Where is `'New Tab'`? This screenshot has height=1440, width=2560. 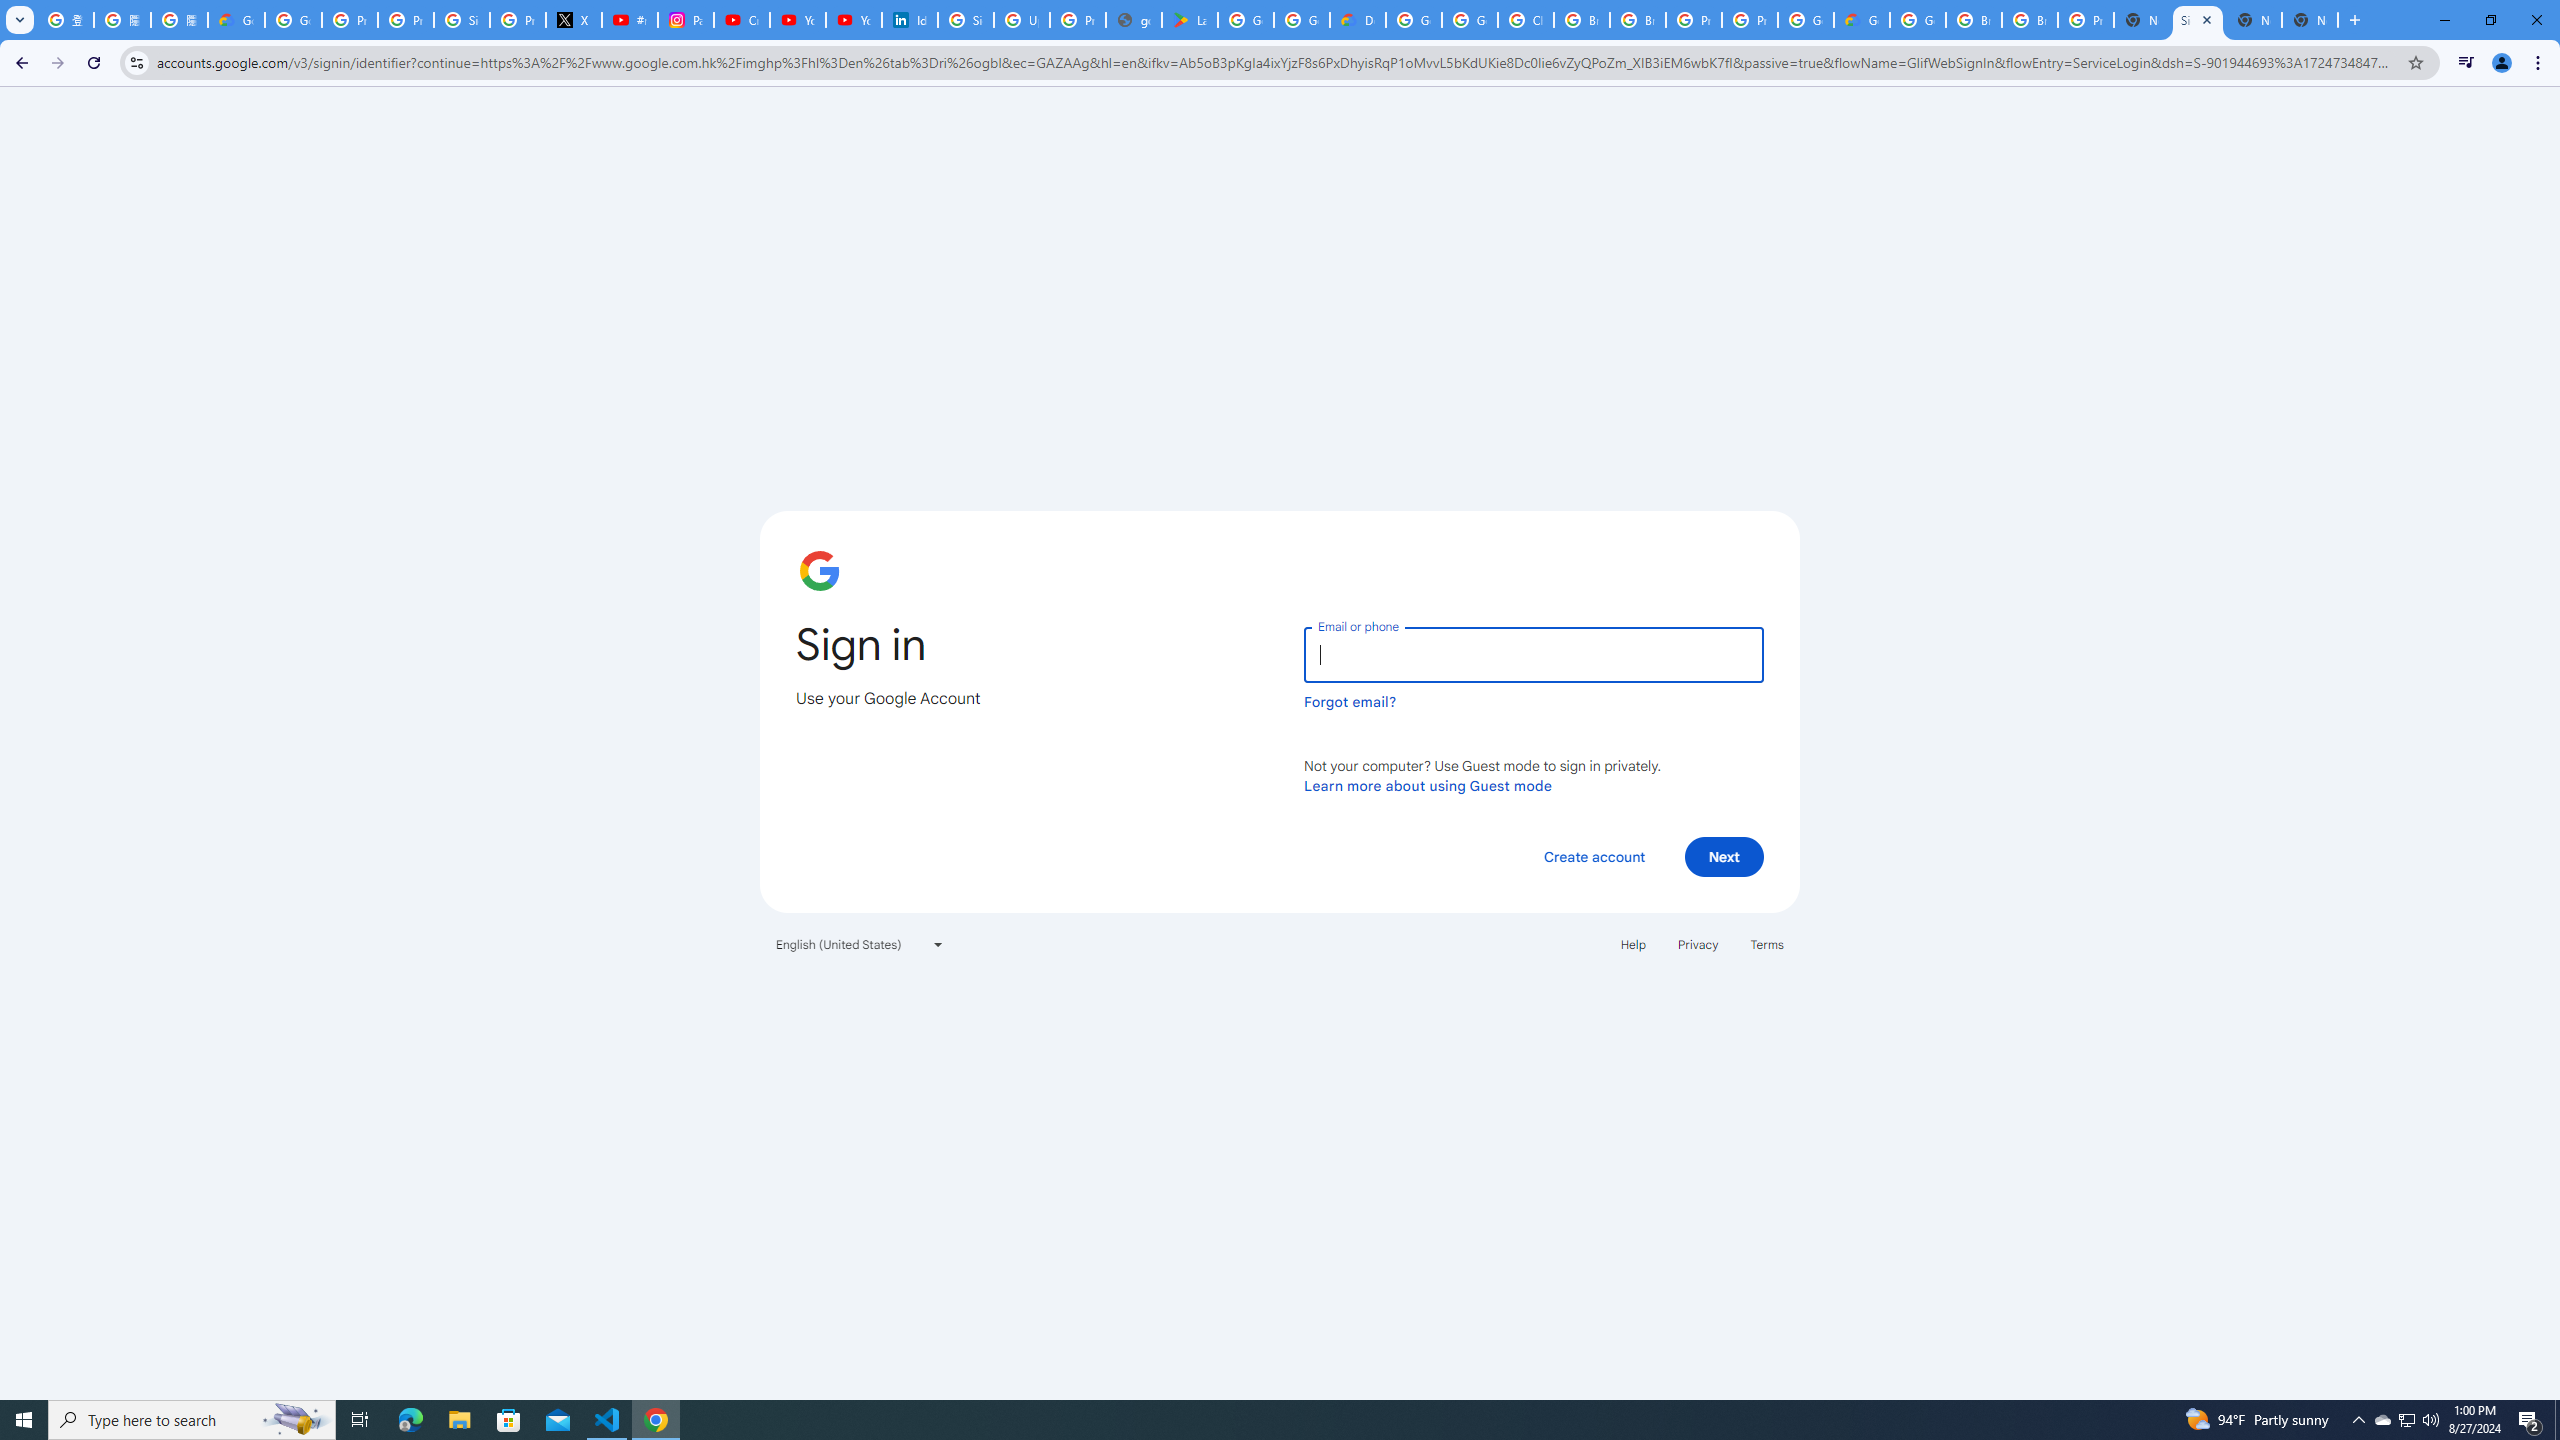 'New Tab' is located at coordinates (2310, 19).